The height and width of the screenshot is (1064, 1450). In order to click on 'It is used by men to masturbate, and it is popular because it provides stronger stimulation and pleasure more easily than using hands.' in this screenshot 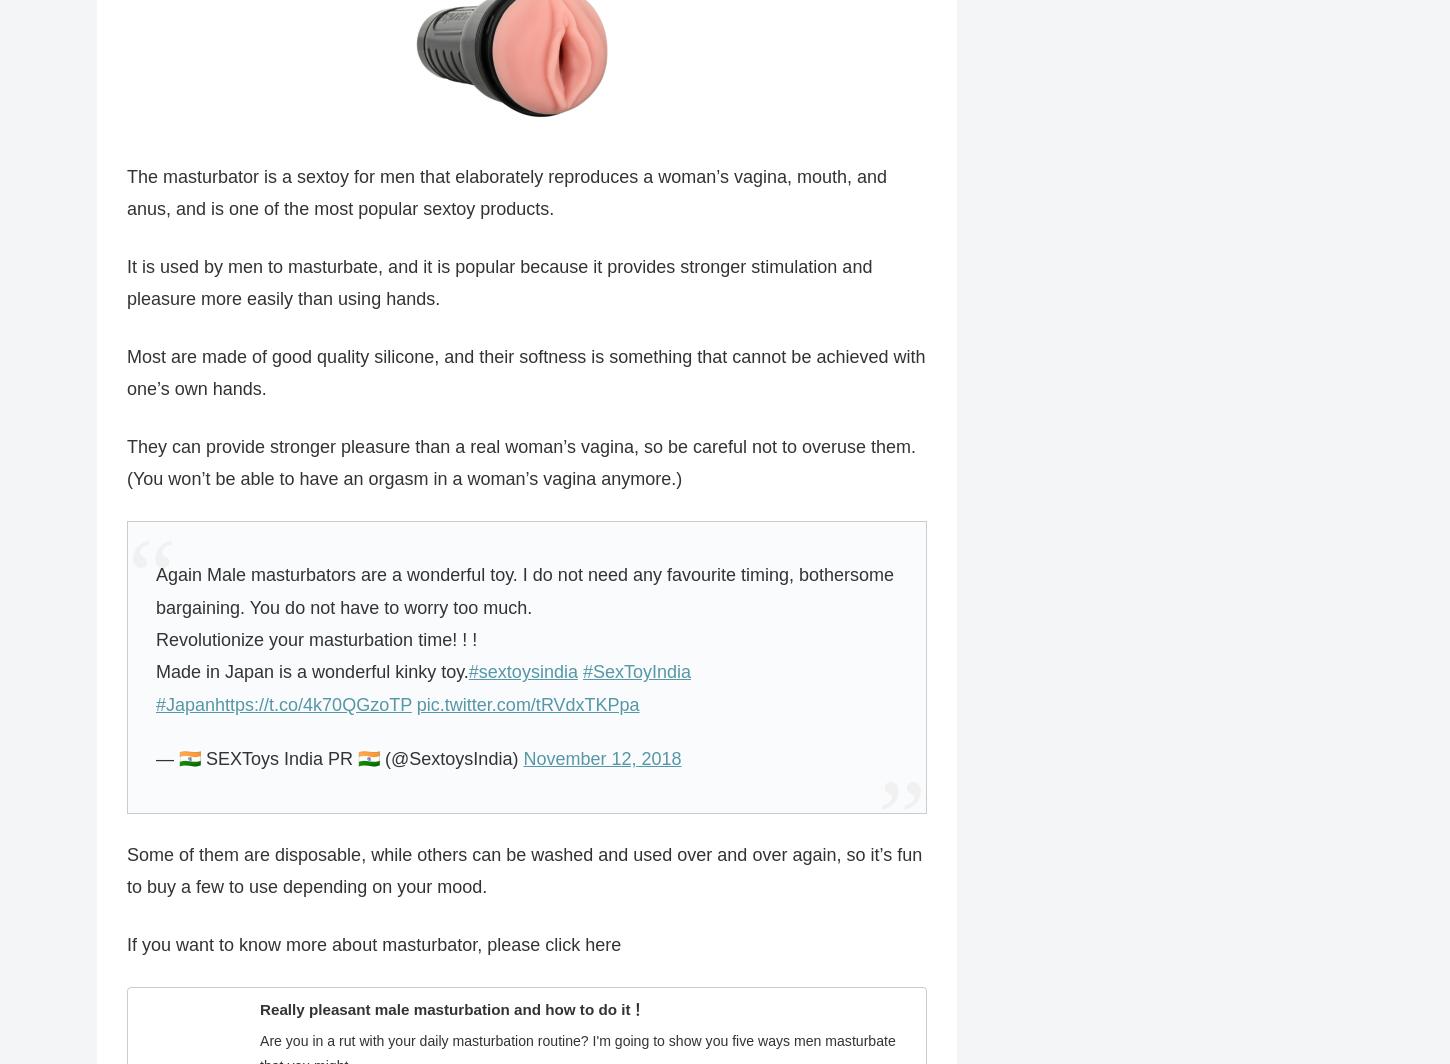, I will do `click(126, 283)`.